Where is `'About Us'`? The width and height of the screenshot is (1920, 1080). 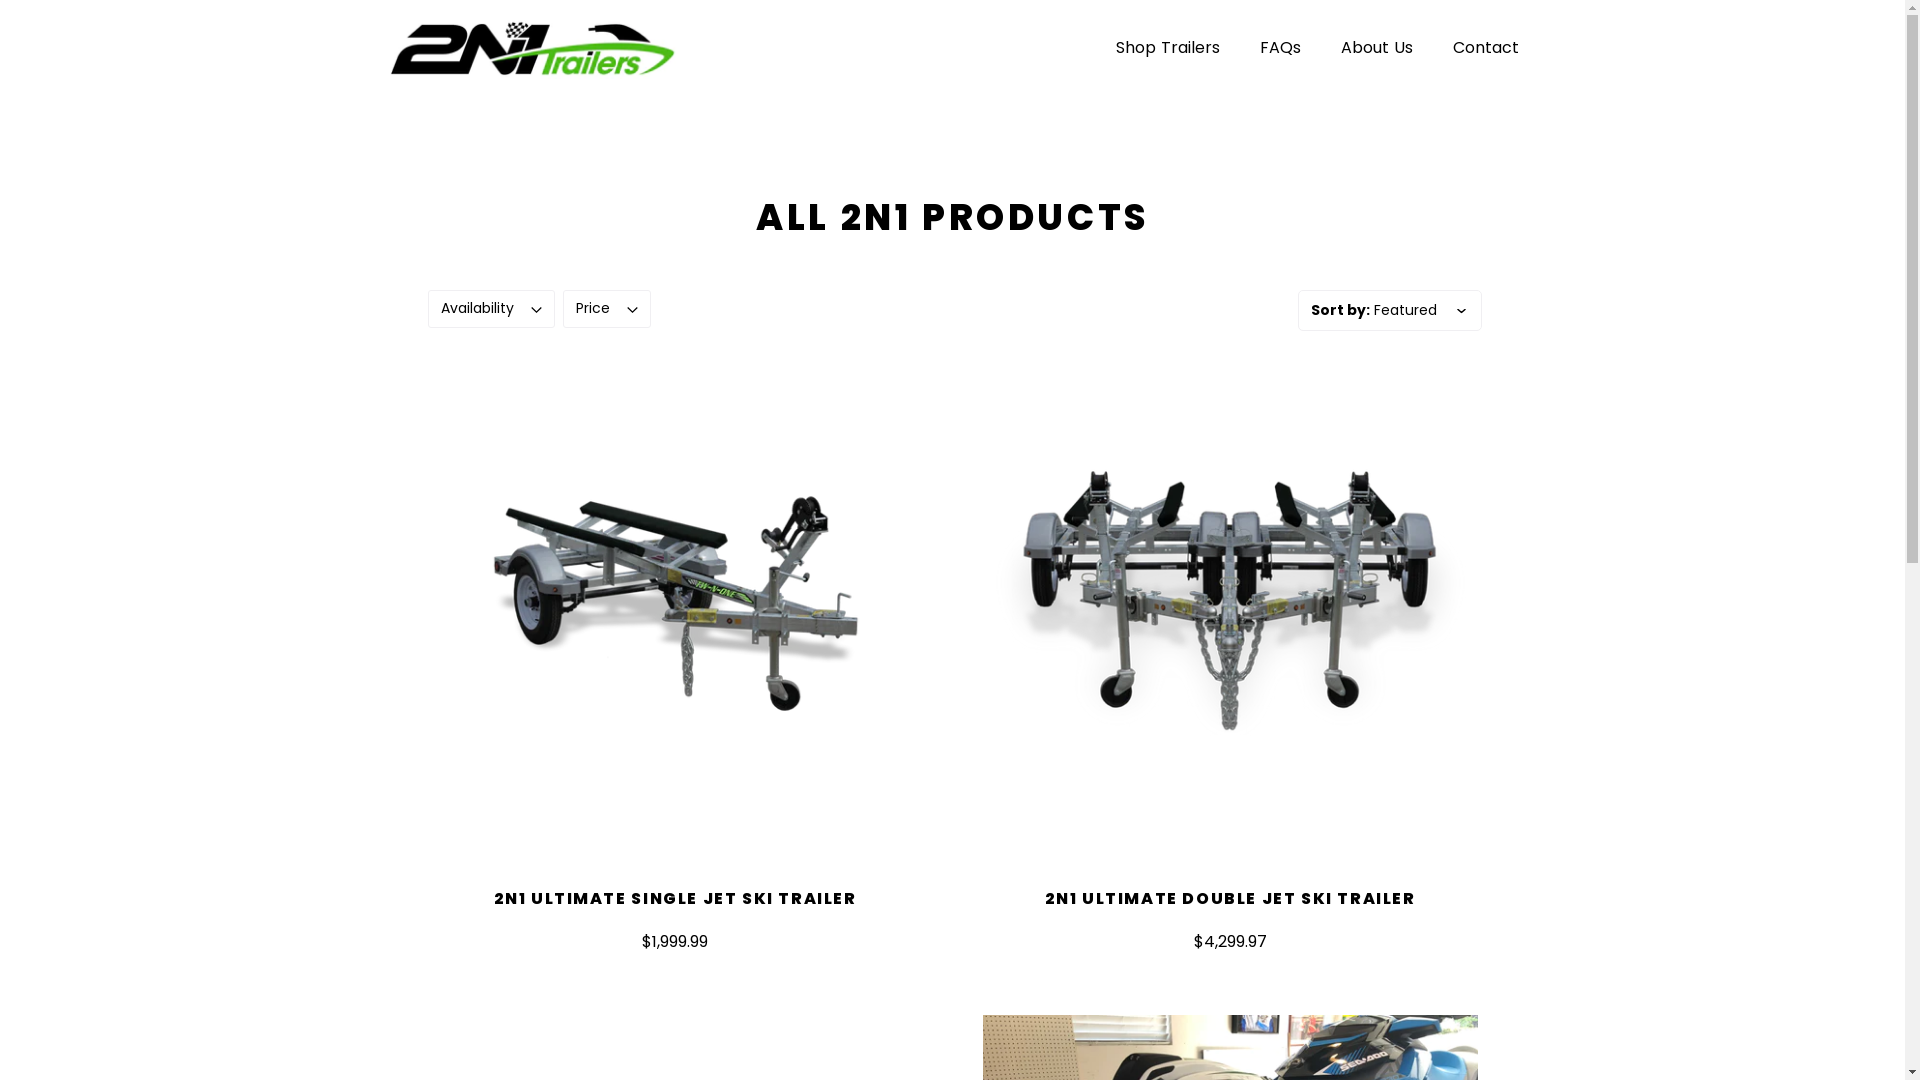
'About Us' is located at coordinates (1320, 46).